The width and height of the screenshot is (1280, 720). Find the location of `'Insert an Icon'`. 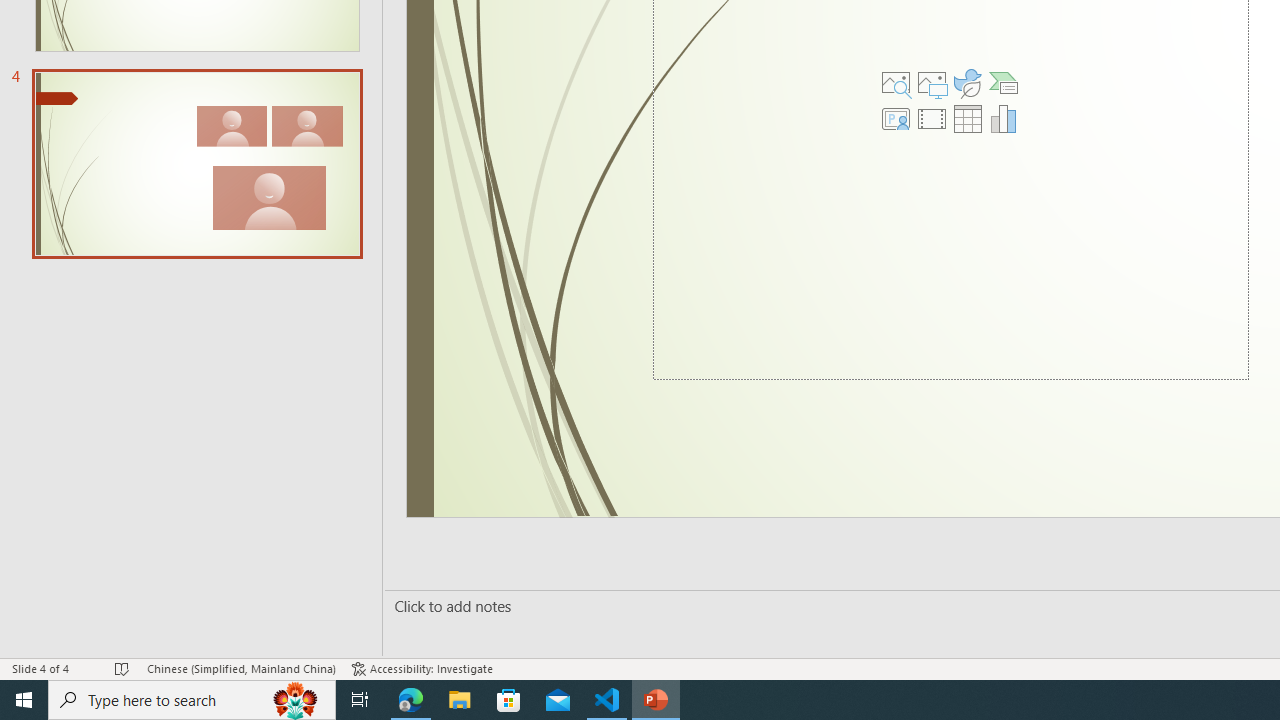

'Insert an Icon' is located at coordinates (968, 82).